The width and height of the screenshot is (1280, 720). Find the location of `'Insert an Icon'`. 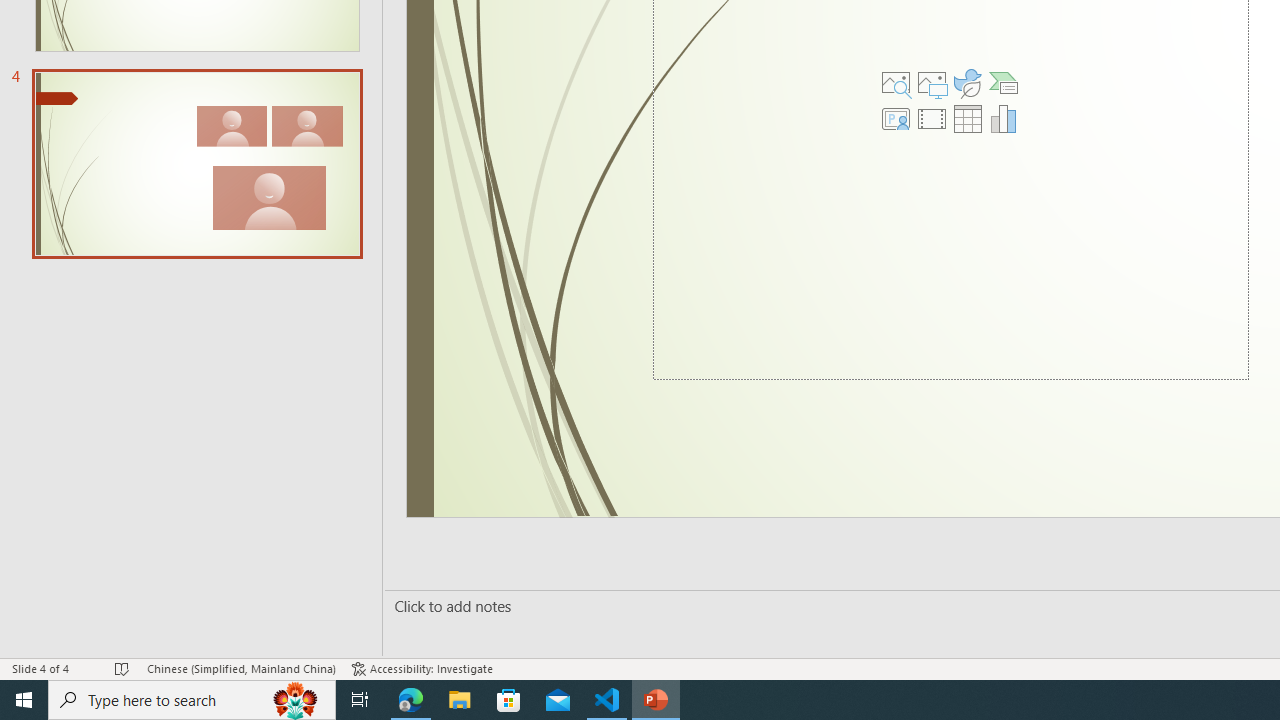

'Insert an Icon' is located at coordinates (968, 82).